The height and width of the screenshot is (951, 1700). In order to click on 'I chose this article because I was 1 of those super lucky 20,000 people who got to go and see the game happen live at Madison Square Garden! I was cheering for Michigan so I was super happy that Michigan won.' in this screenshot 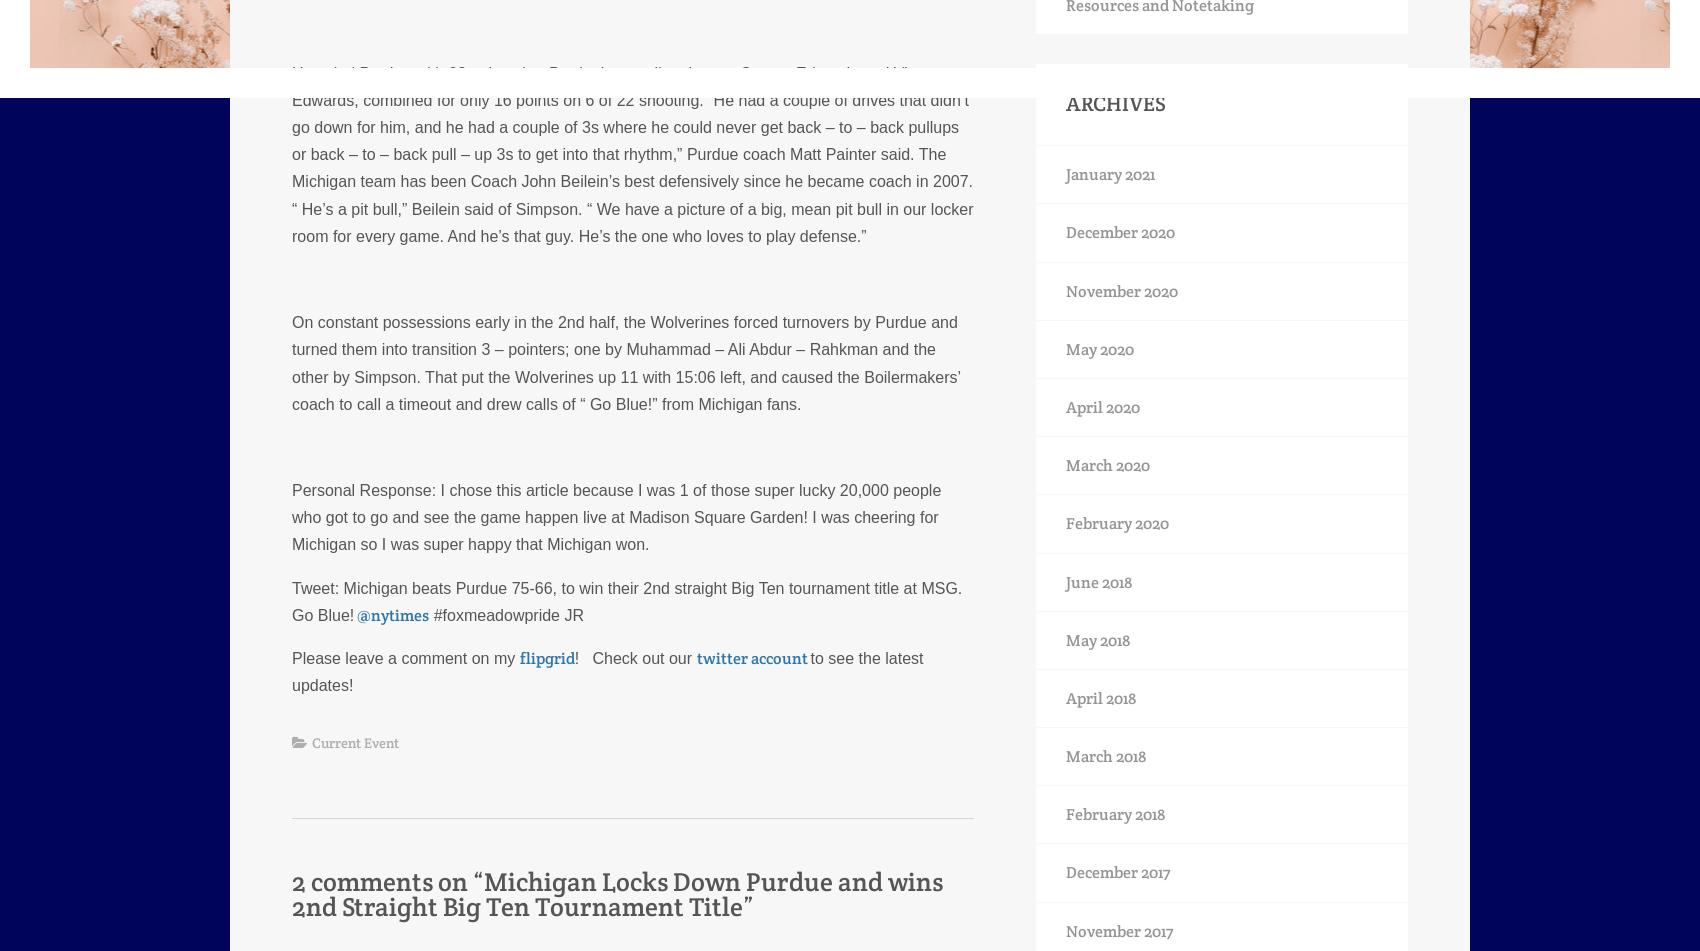, I will do `click(615, 516)`.